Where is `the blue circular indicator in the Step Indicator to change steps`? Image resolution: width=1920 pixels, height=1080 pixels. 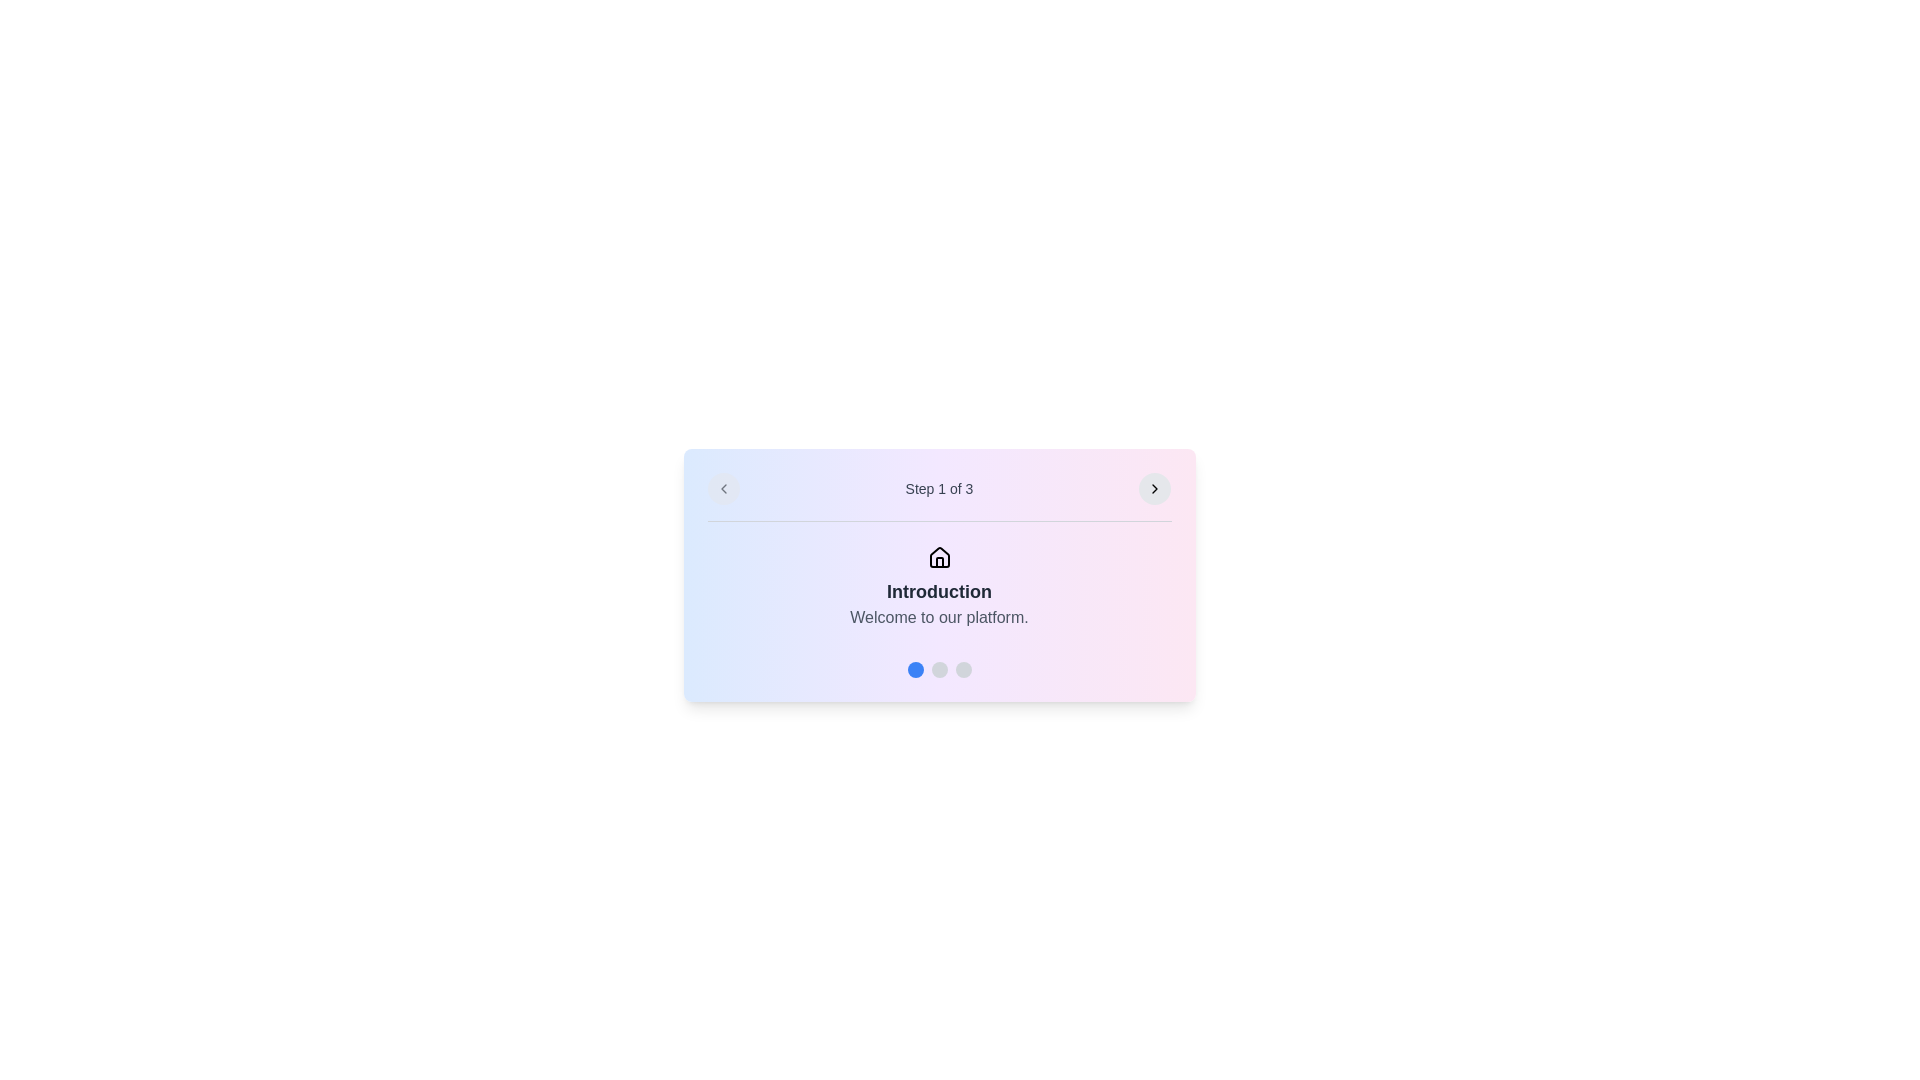
the blue circular indicator in the Step Indicator to change steps is located at coordinates (938, 662).